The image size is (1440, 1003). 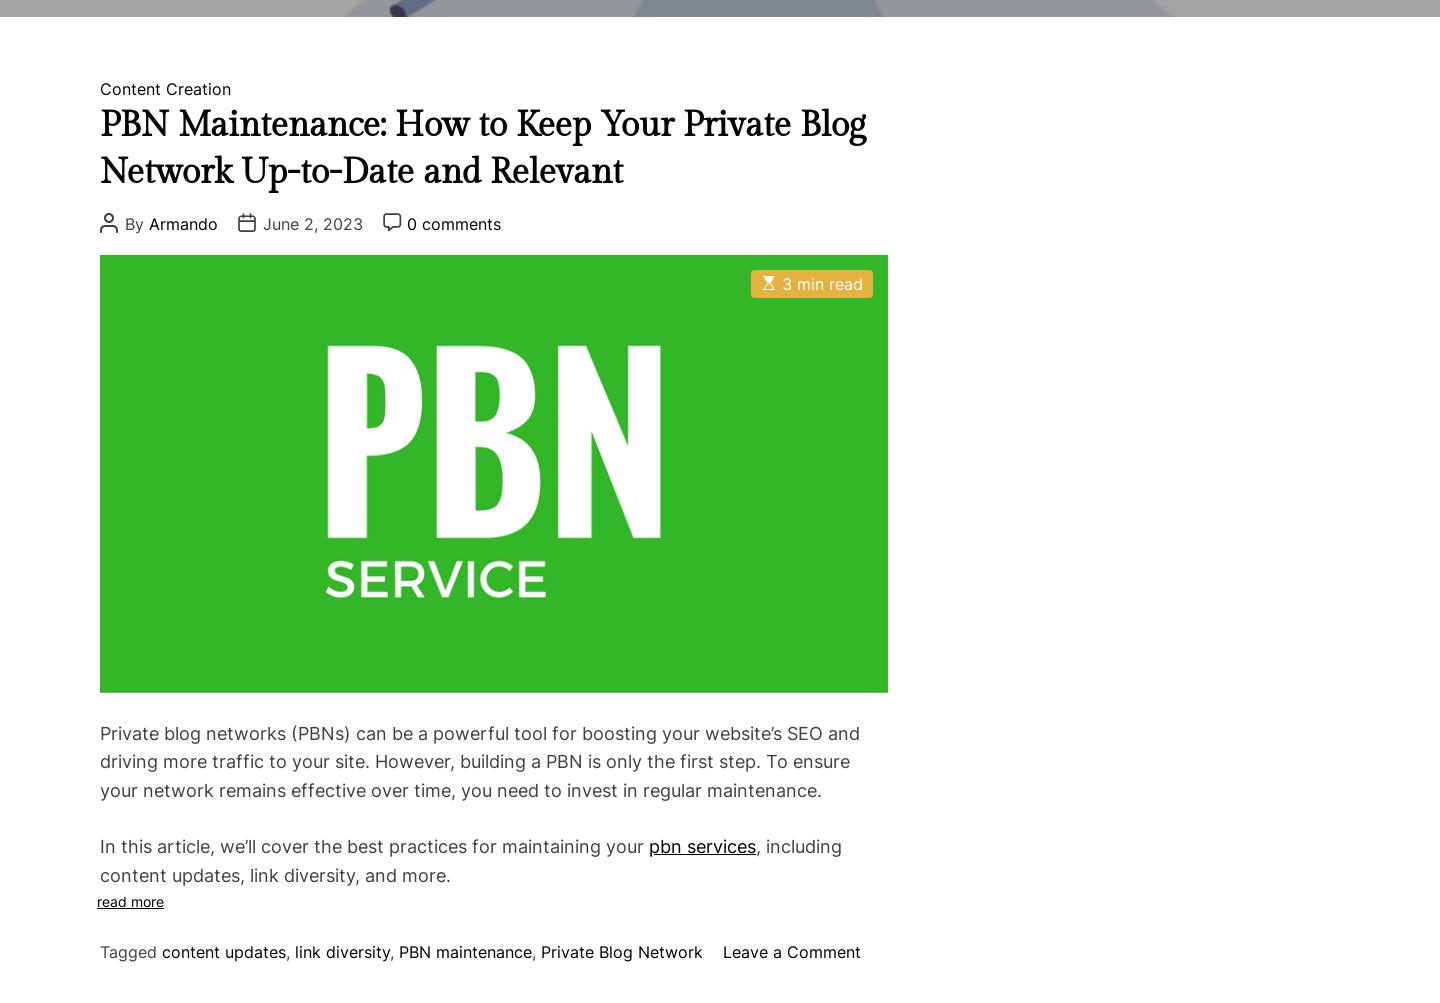 I want to click on 'PBNs and Keyword Research: How to Identify the Right Keywords for Your Private Blog Network', so click(x=706, y=539).